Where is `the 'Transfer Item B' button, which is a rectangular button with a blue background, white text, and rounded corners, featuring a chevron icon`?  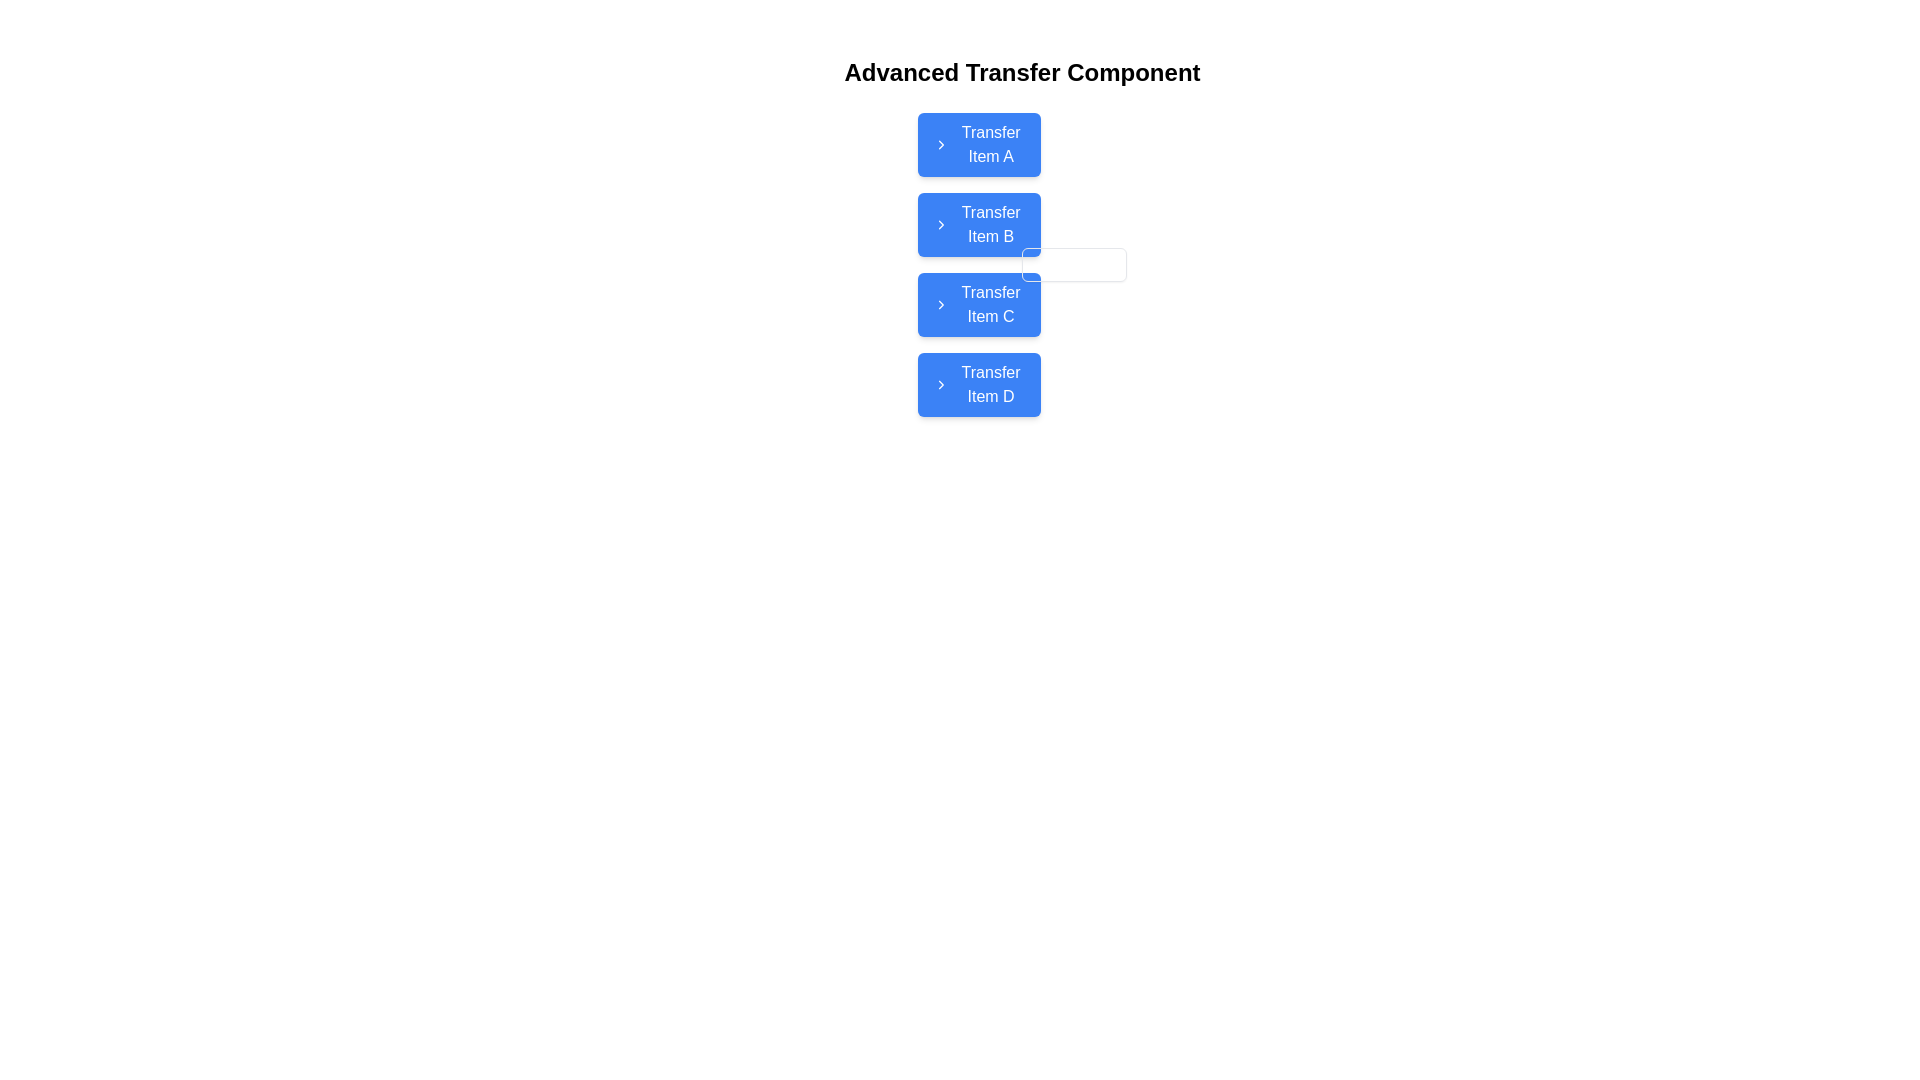 the 'Transfer Item B' button, which is a rectangular button with a blue background, white text, and rounded corners, featuring a chevron icon is located at coordinates (1022, 264).